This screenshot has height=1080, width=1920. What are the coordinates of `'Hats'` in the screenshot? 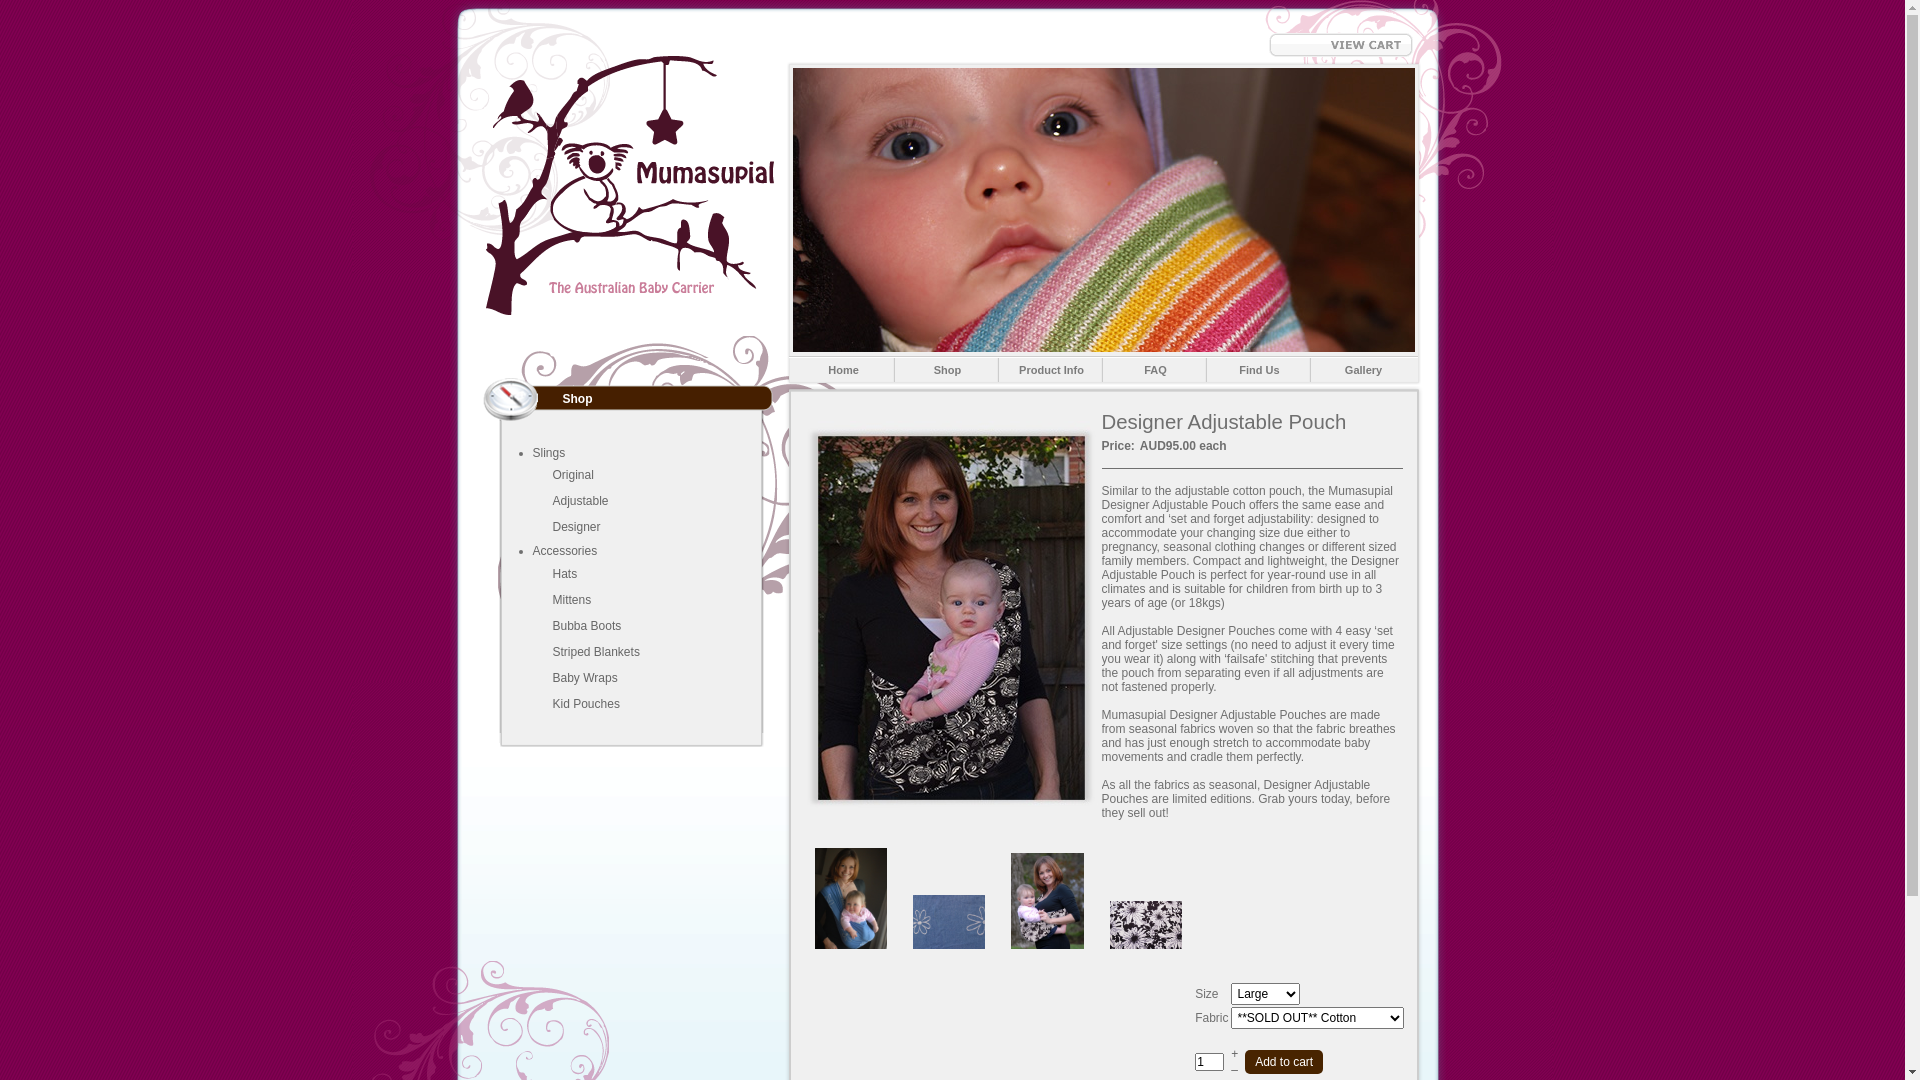 It's located at (563, 574).